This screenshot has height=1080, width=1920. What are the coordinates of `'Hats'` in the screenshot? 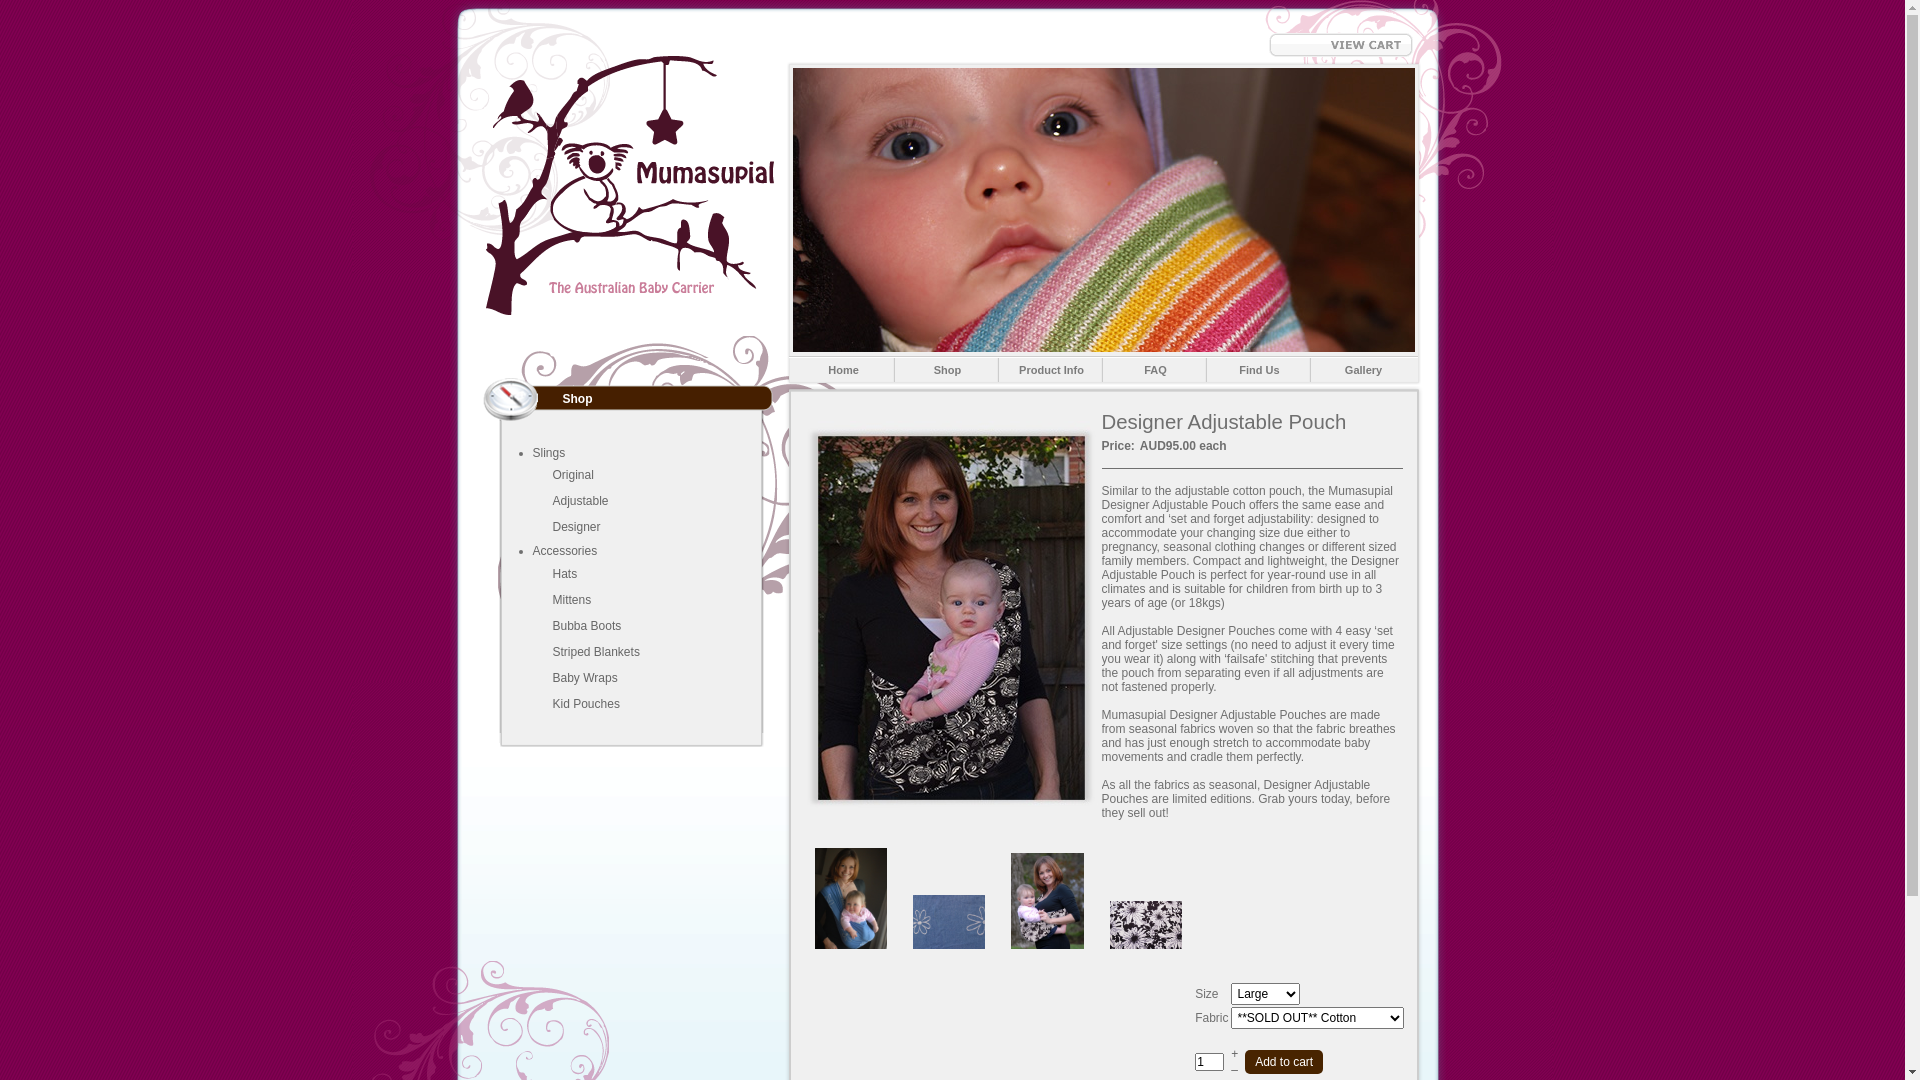 It's located at (563, 574).